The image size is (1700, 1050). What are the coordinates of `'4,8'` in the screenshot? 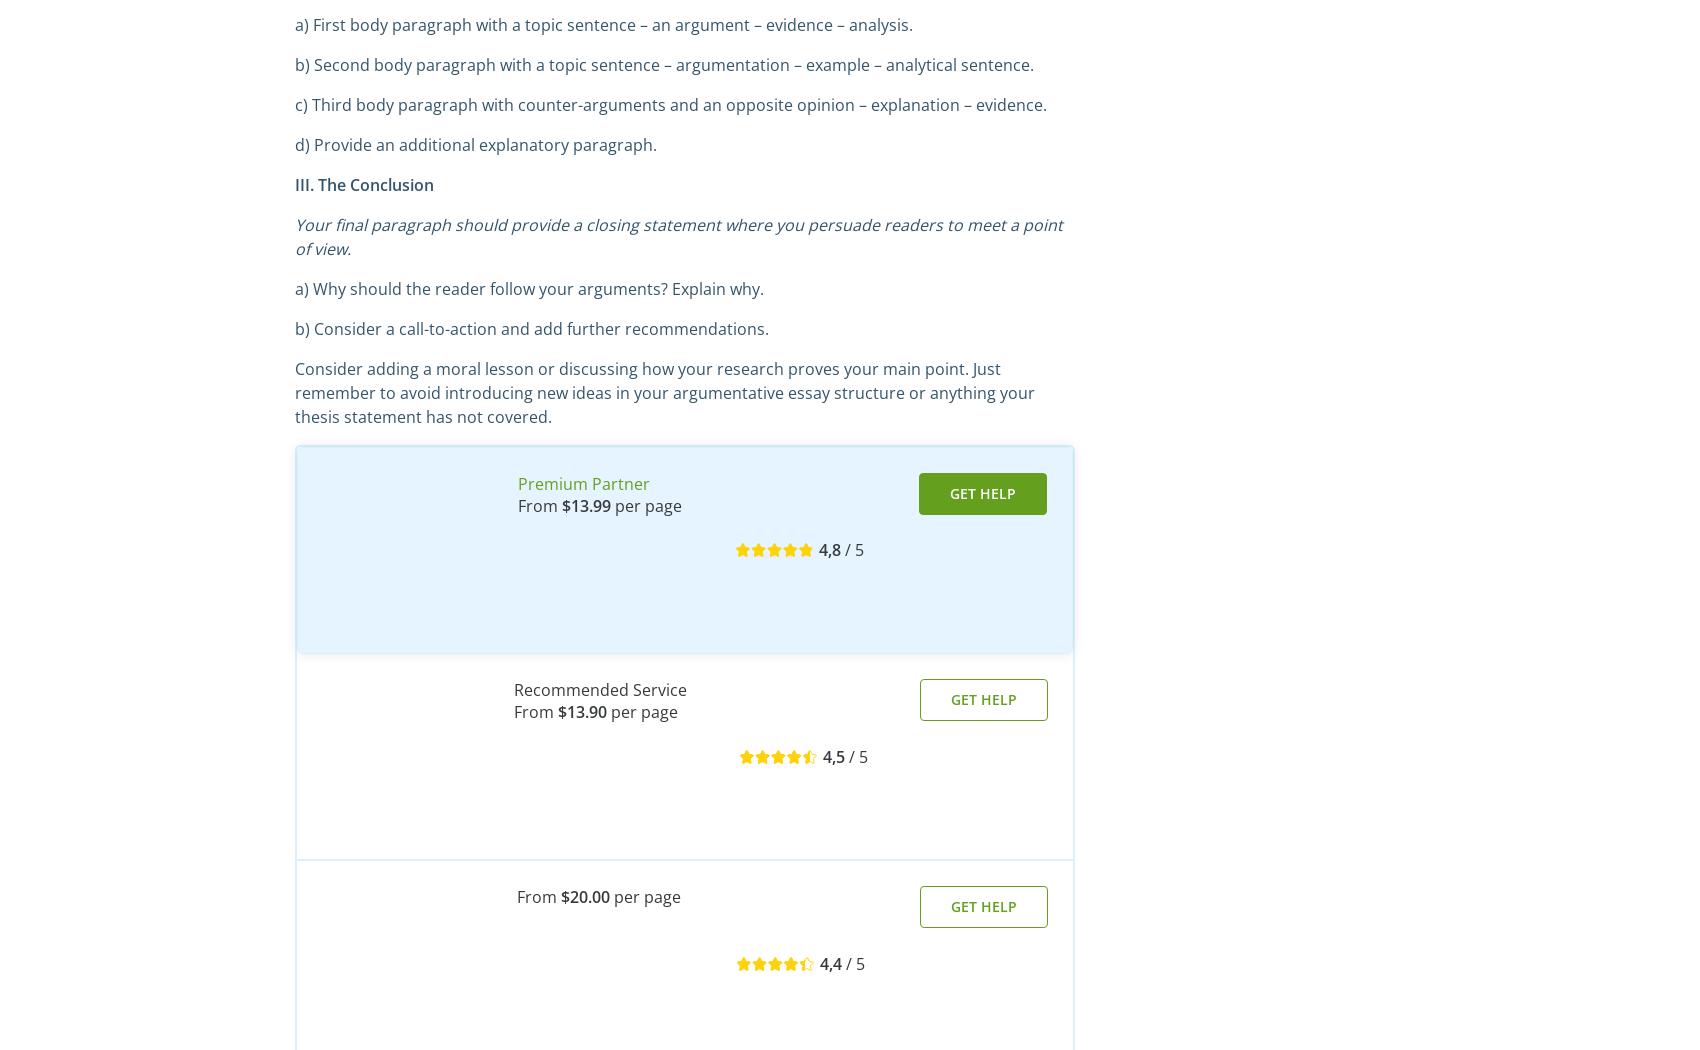 It's located at (828, 549).